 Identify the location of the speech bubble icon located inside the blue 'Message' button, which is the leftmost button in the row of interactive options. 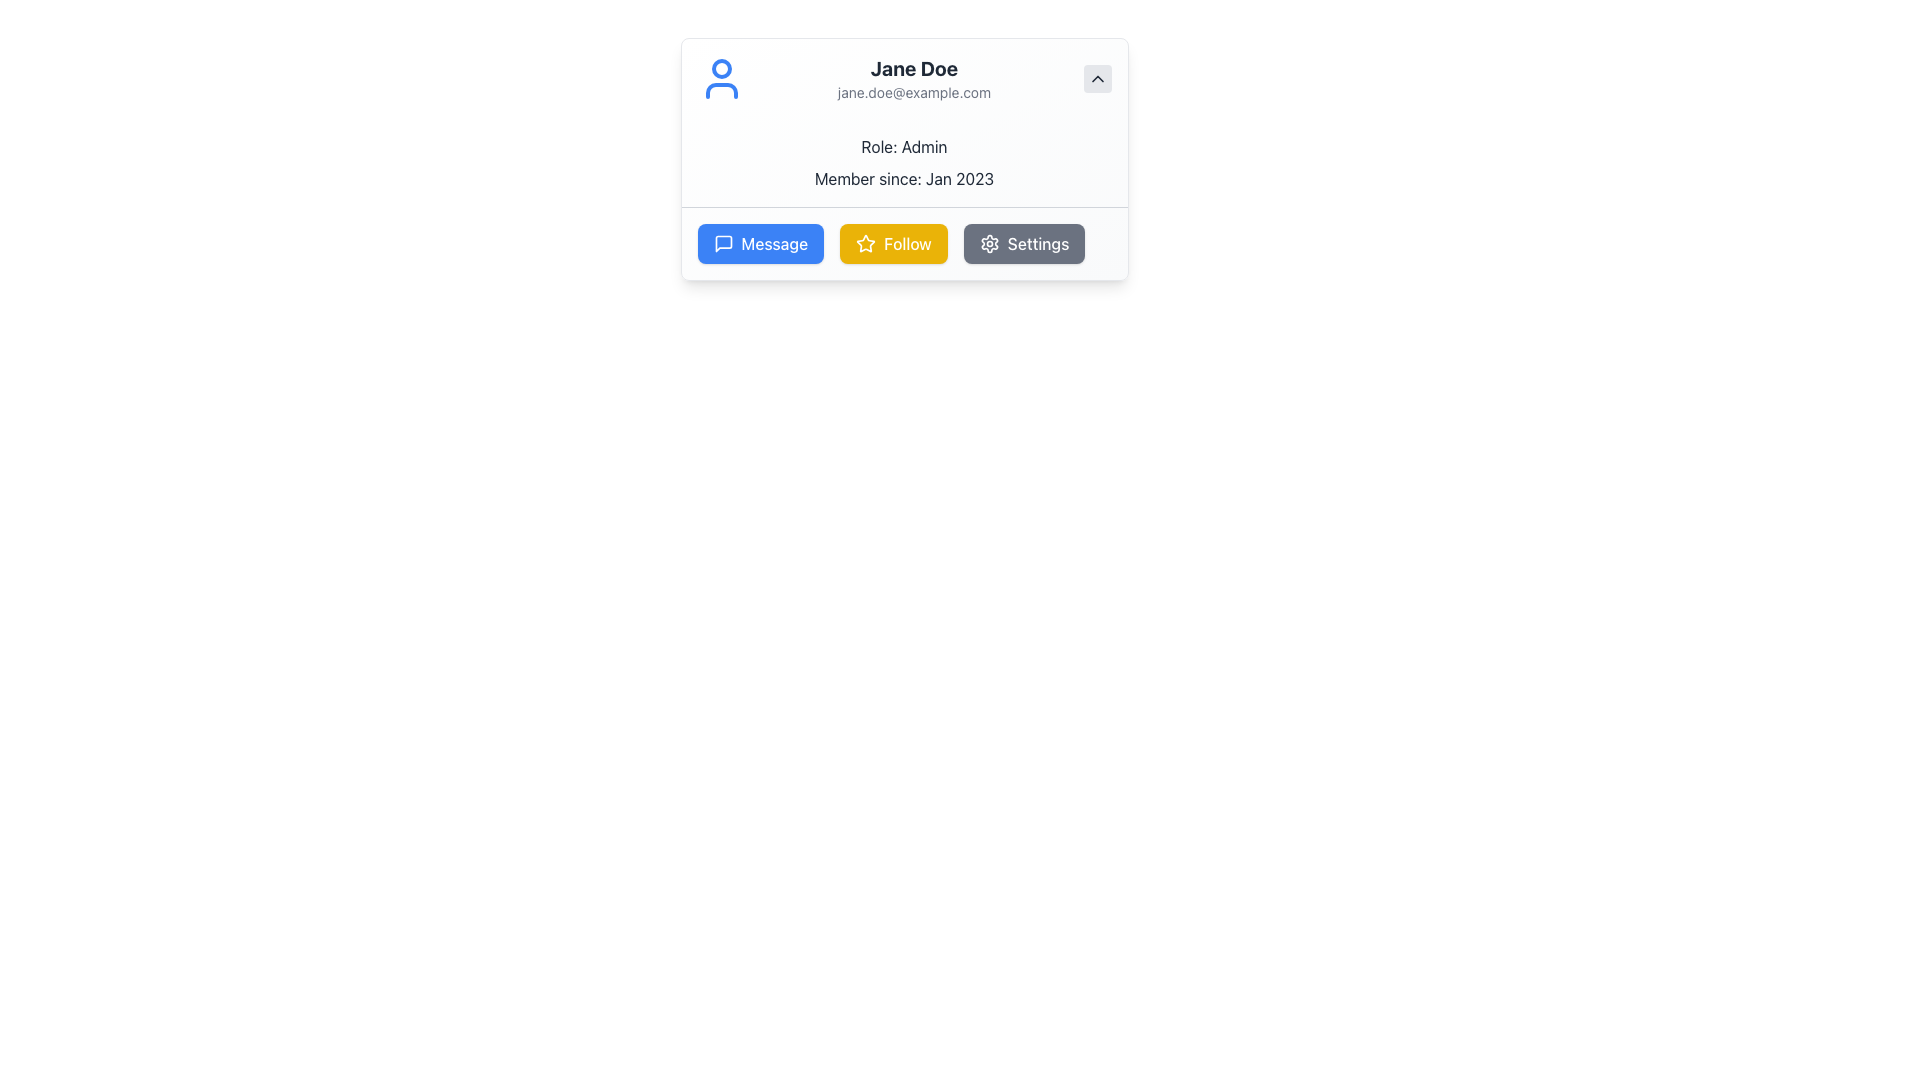
(722, 242).